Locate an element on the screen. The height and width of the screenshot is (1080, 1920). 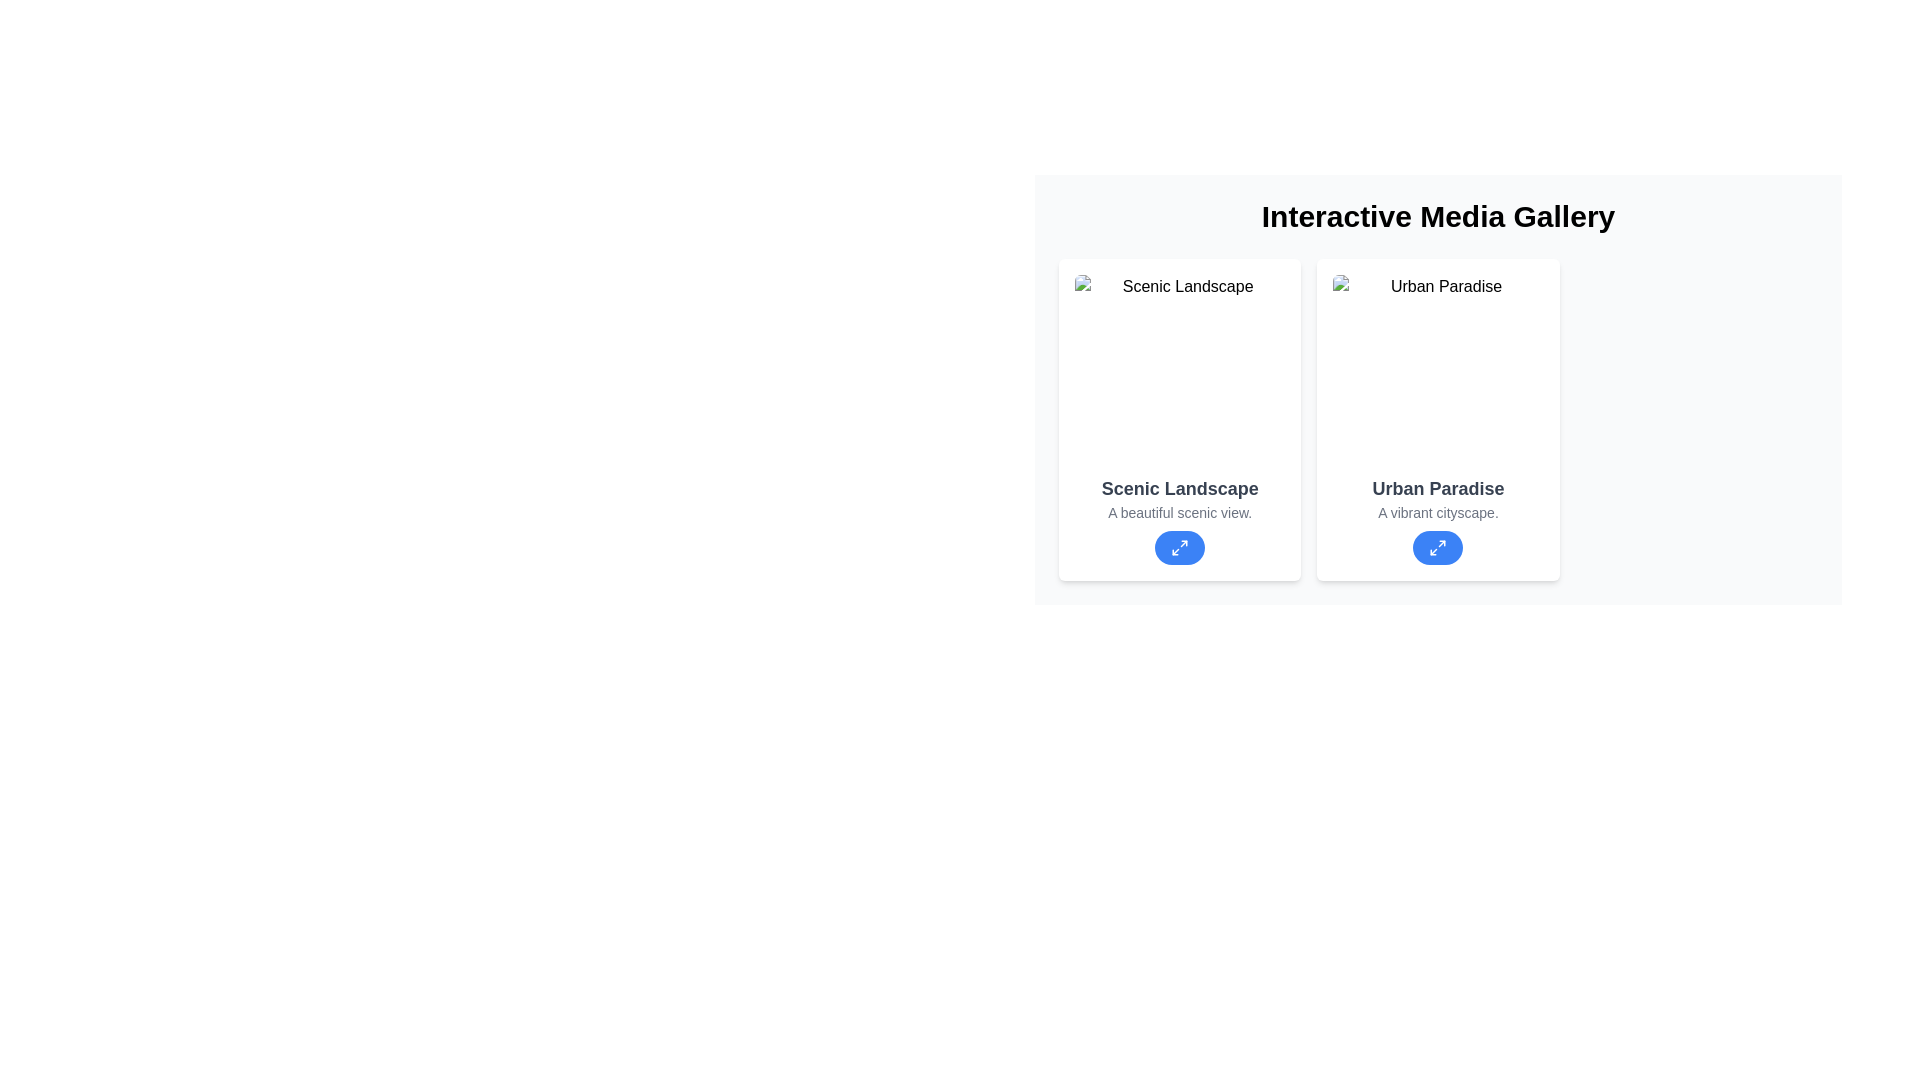
the Text Label that describes the content of the card, positioned below an image and above descriptive text in the first column of the card layout is located at coordinates (1180, 489).